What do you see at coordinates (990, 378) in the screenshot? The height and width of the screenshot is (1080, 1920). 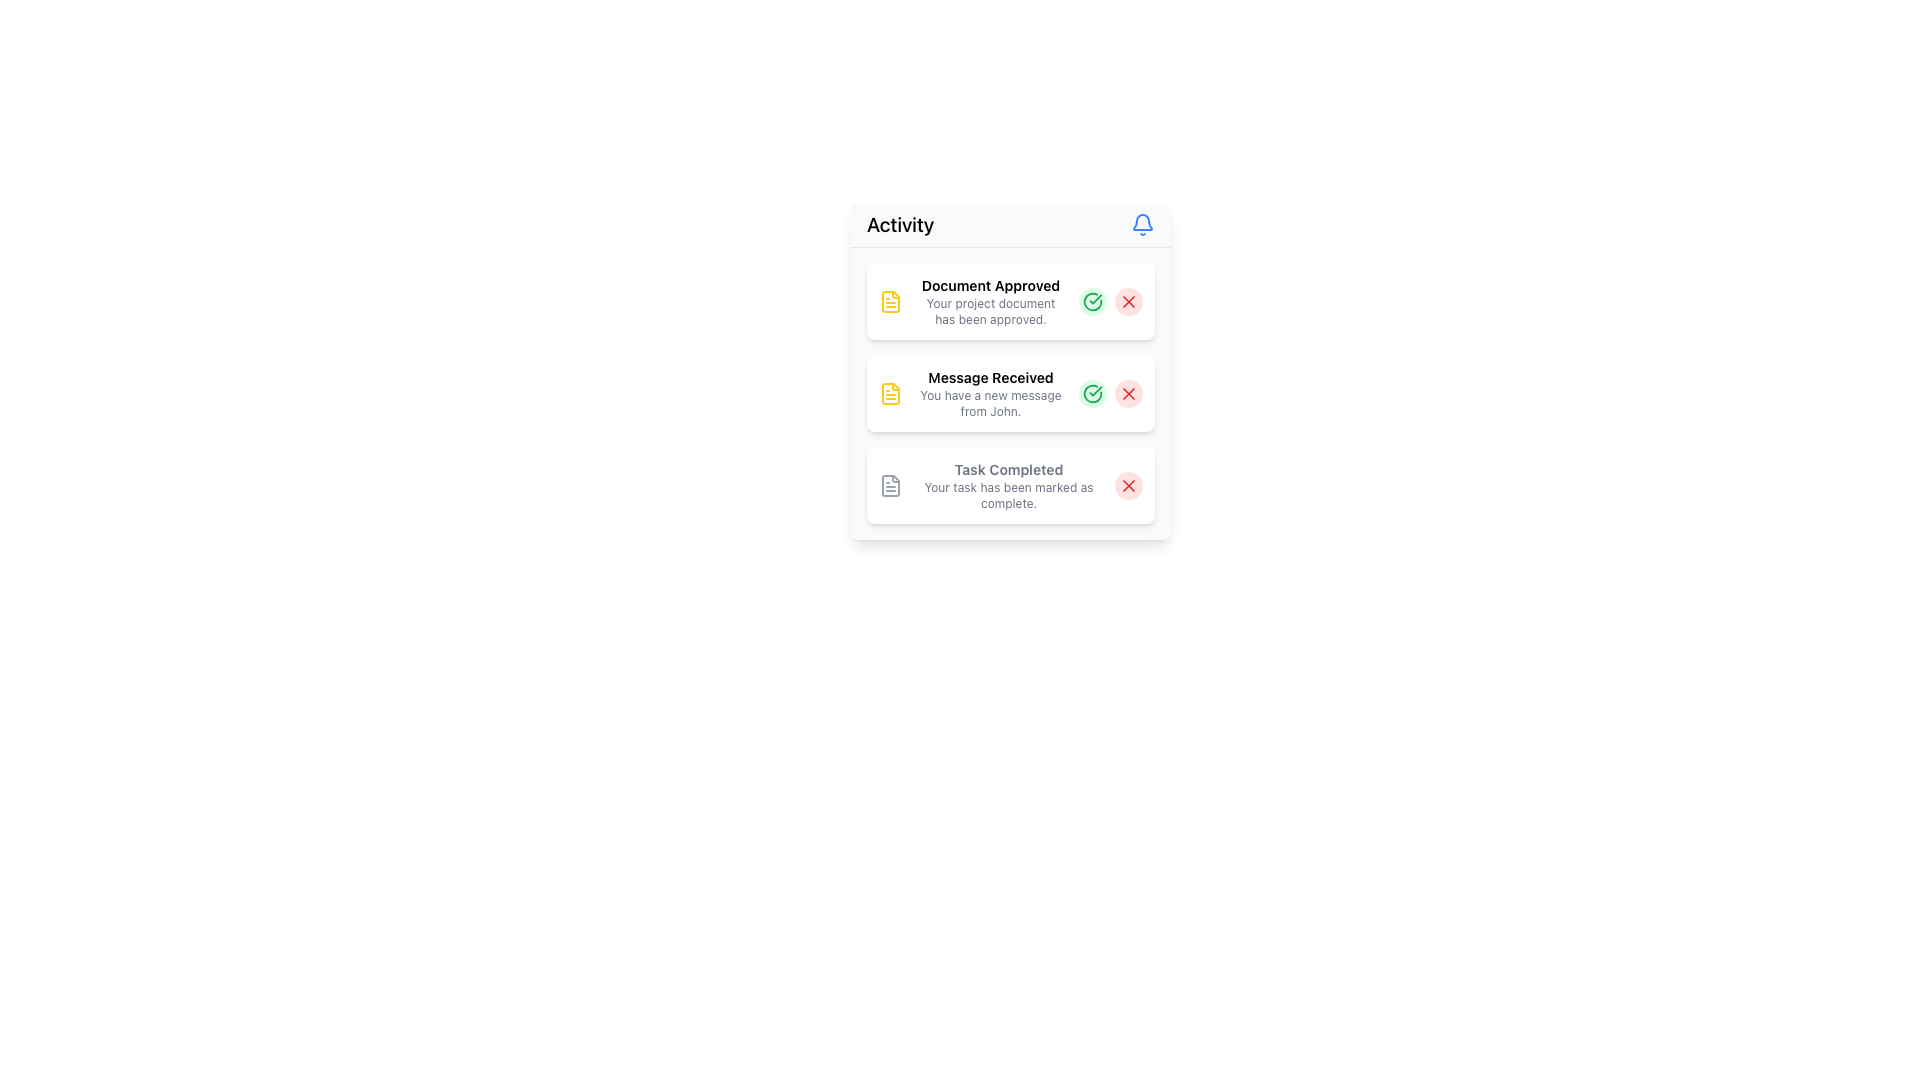 I see `the text label displaying 'Message Received' in bold black font, located in the second notification card from the top` at bounding box center [990, 378].